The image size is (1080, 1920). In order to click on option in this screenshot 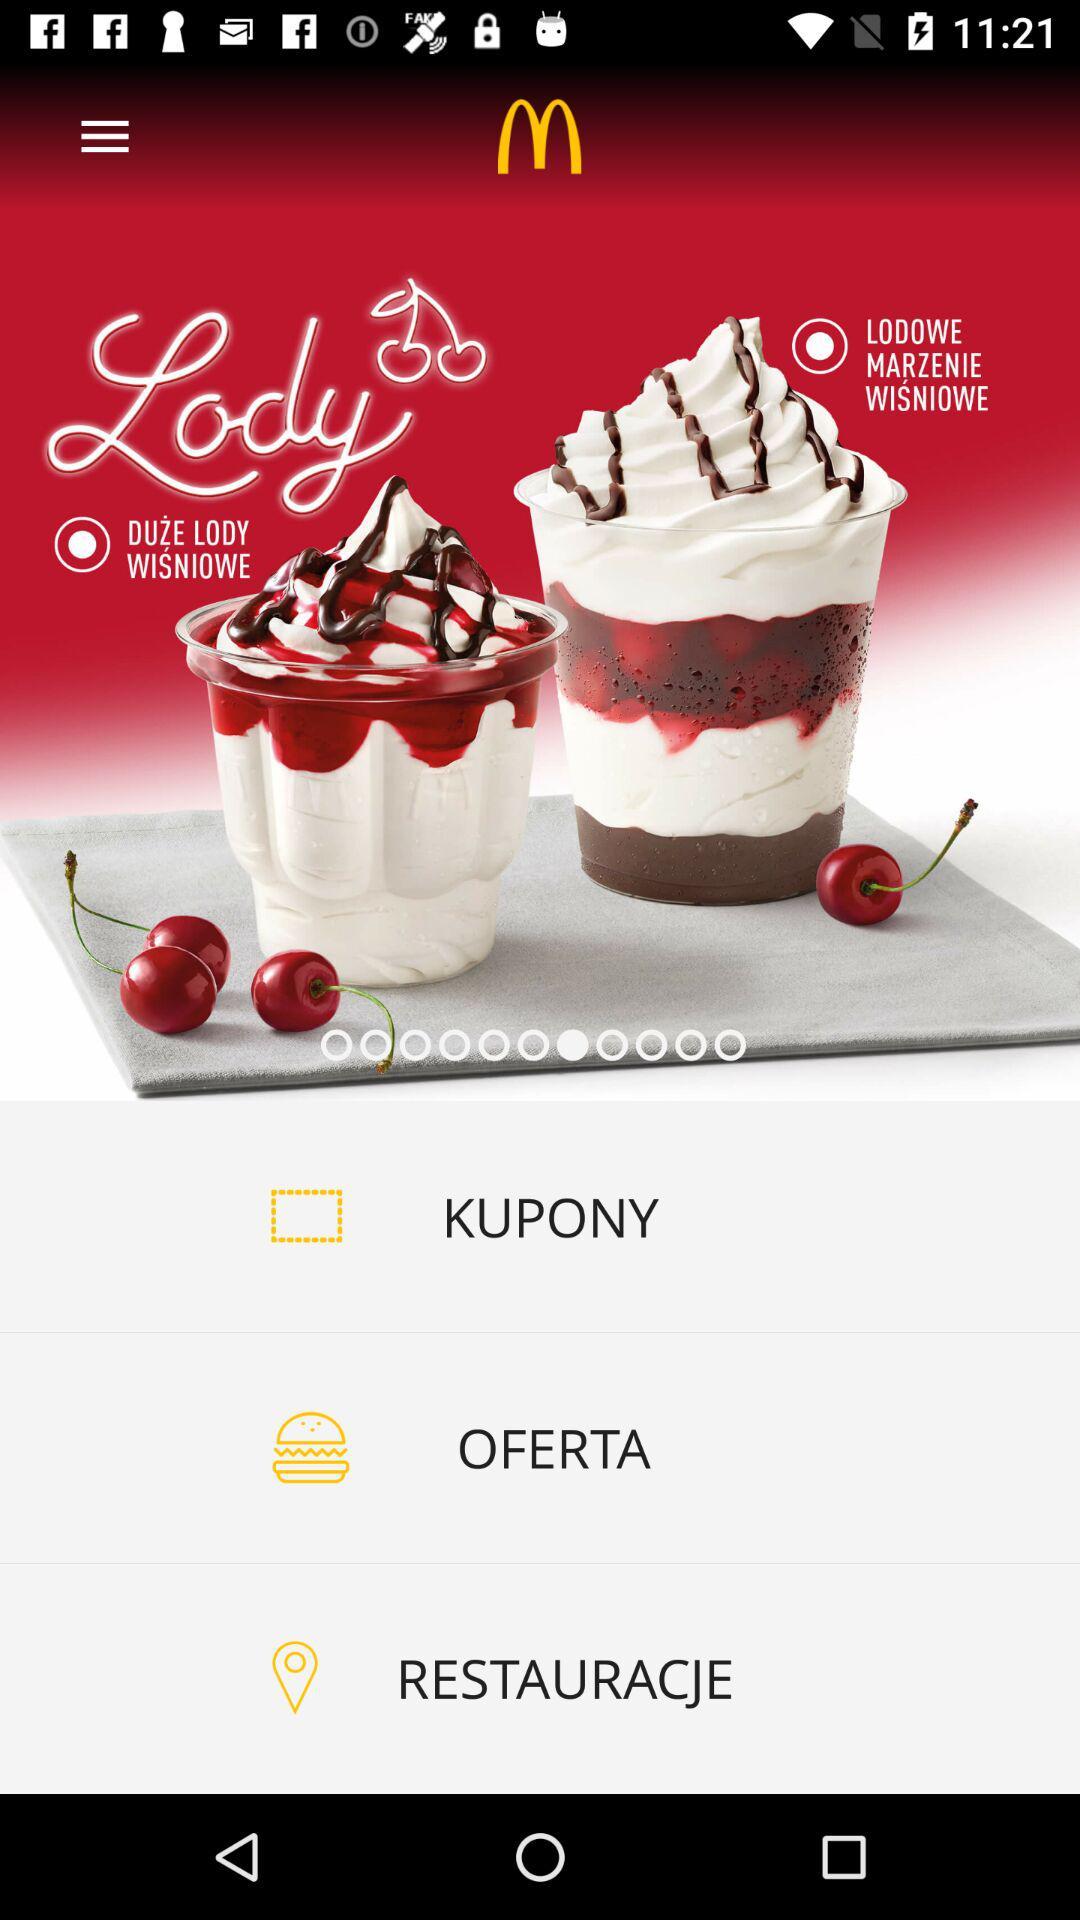, I will do `click(540, 580)`.